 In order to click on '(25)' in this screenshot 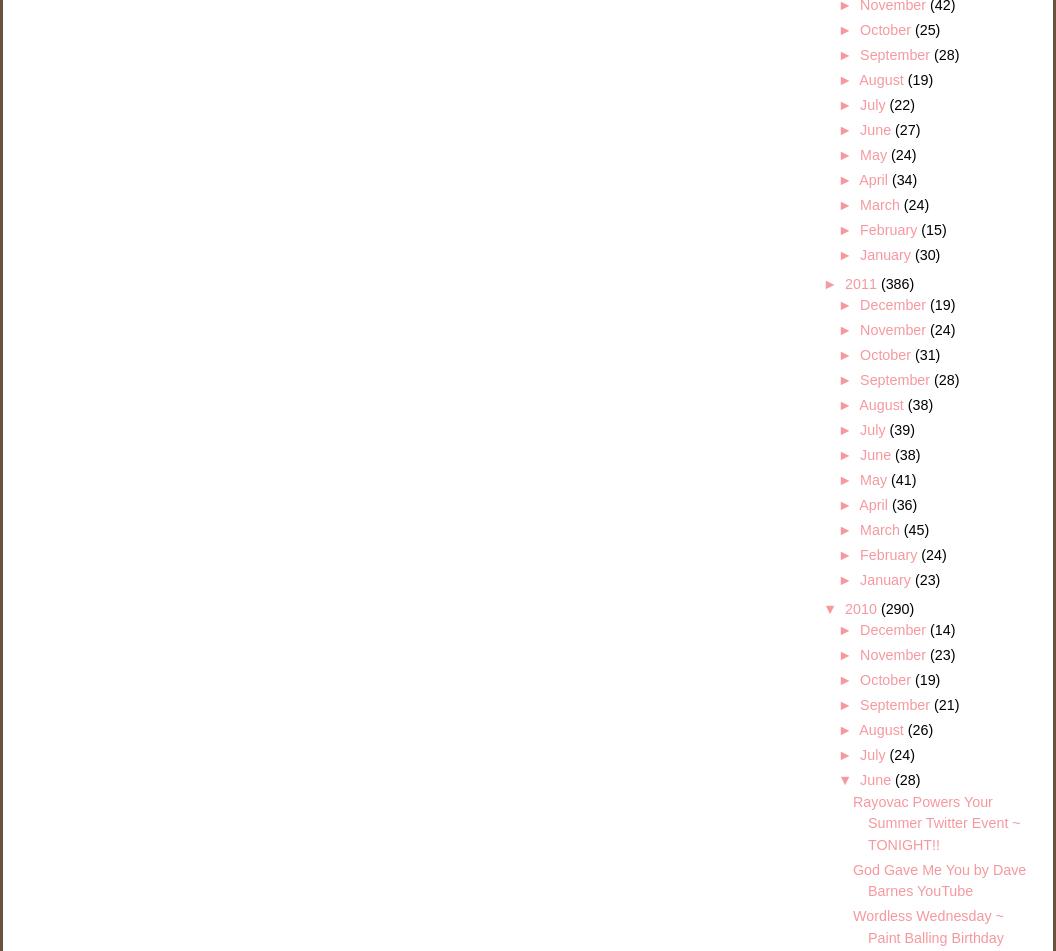, I will do `click(926, 29)`.